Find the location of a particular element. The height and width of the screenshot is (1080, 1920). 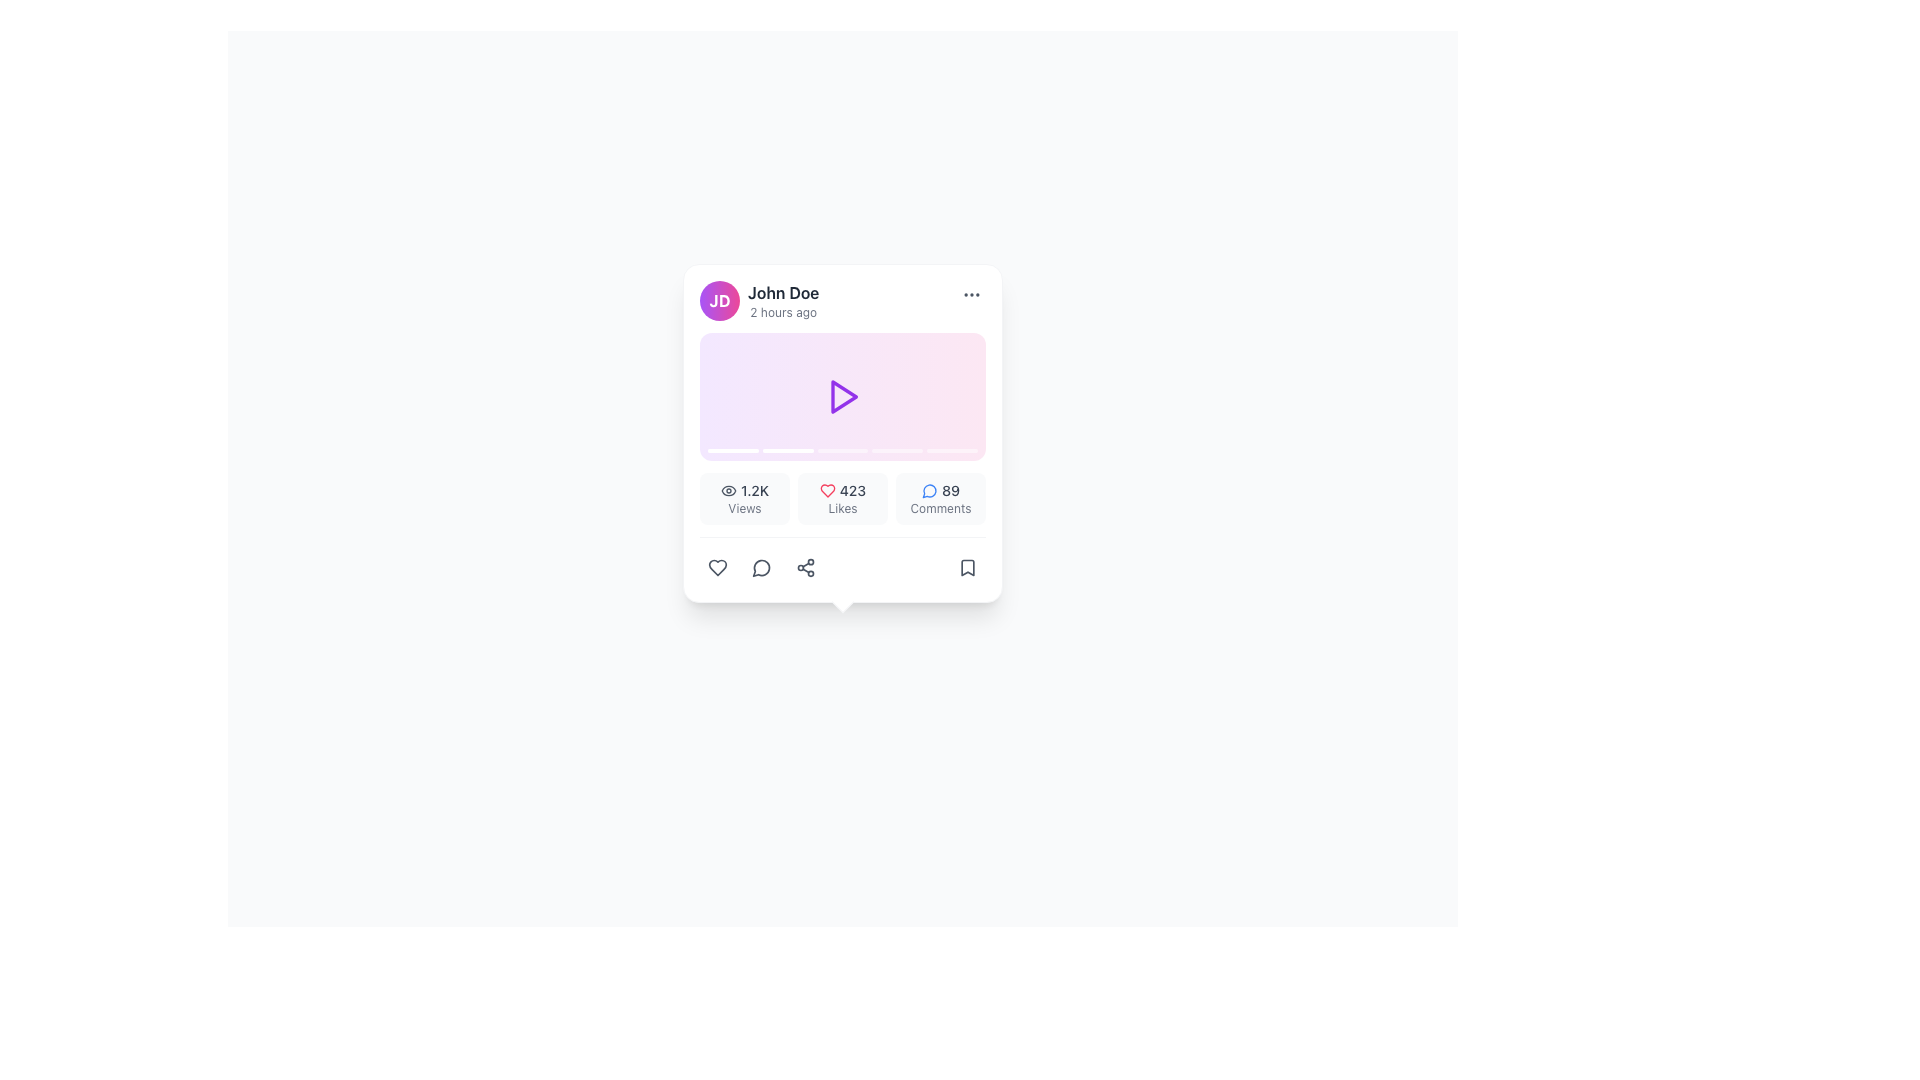

the share icon button, which is depicted as three connected dots forming a triangular shape, located in the bottom action bar of the card interface is located at coordinates (806, 567).